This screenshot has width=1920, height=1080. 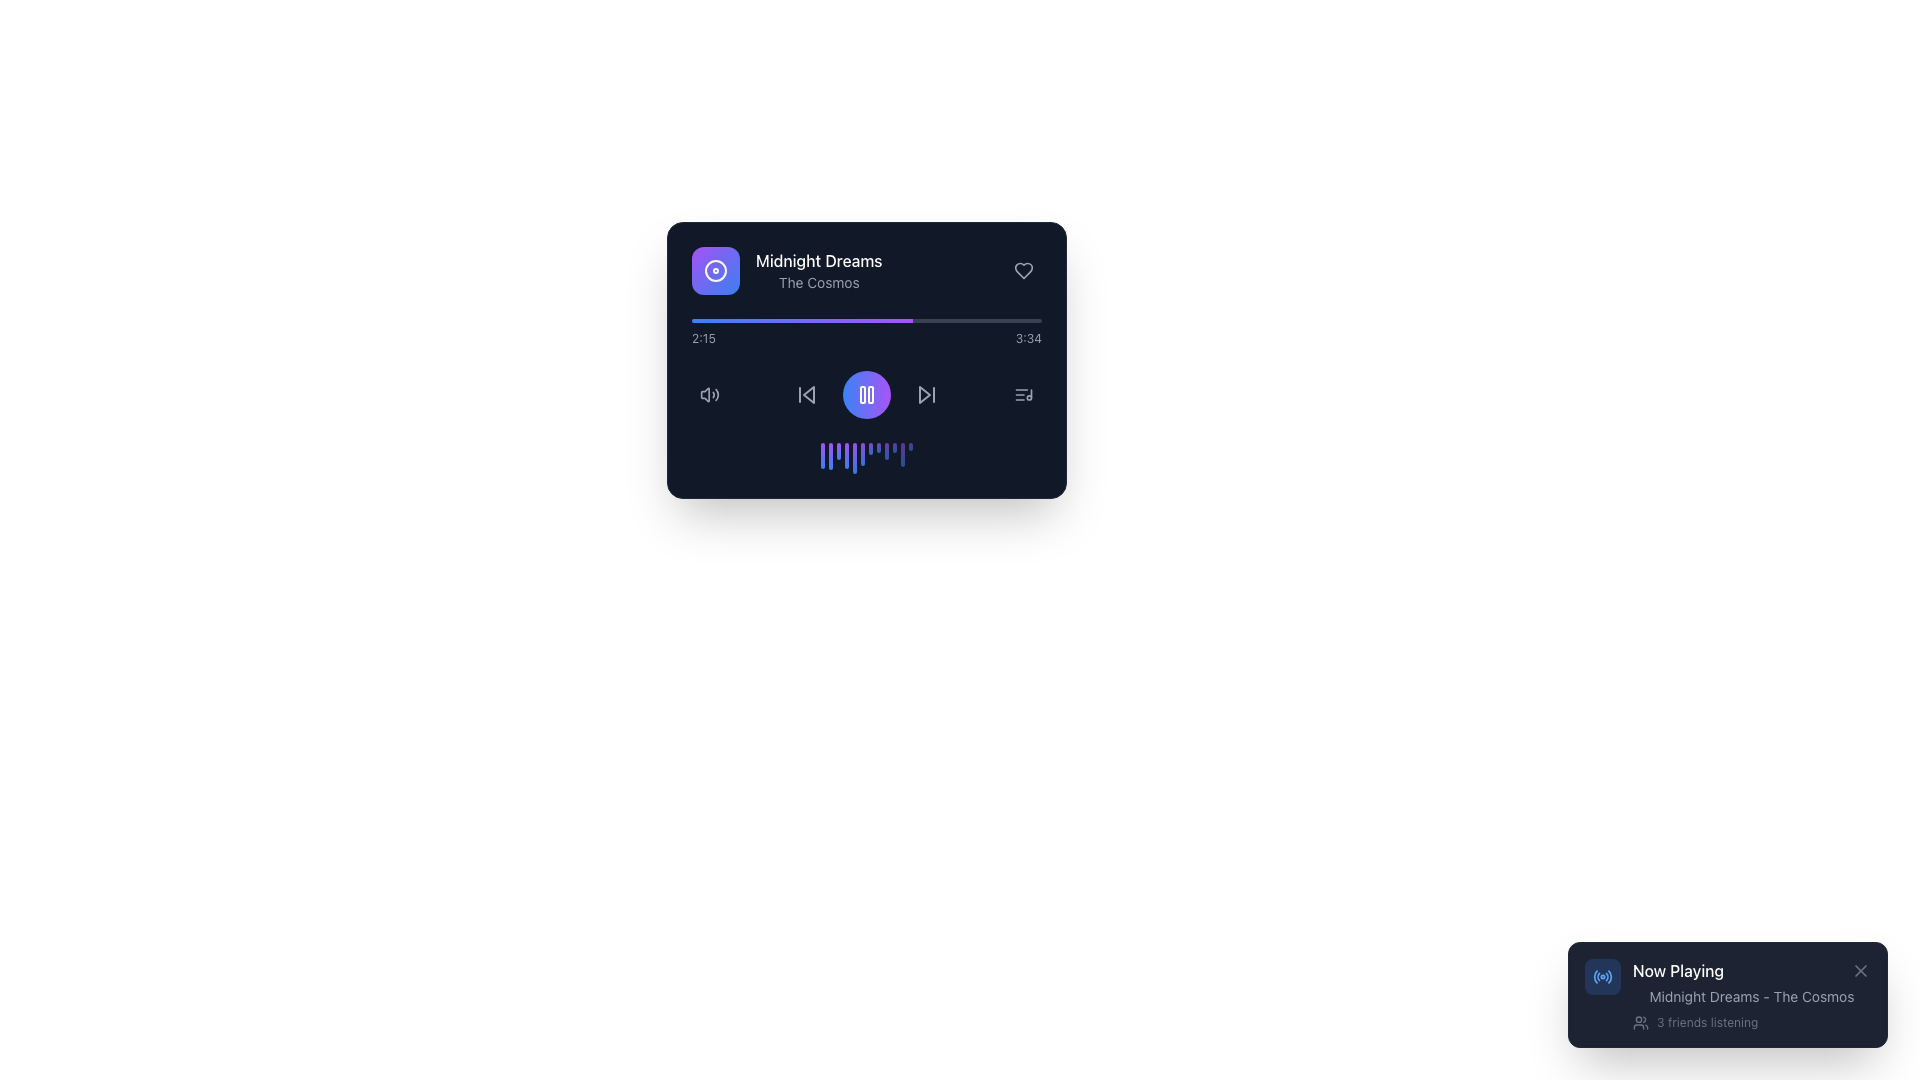 What do you see at coordinates (1706, 1022) in the screenshot?
I see `the text label displaying '3 friends listening' located in the bottom-right corner of the dark-themed popup under the 'Now Playing' section` at bounding box center [1706, 1022].